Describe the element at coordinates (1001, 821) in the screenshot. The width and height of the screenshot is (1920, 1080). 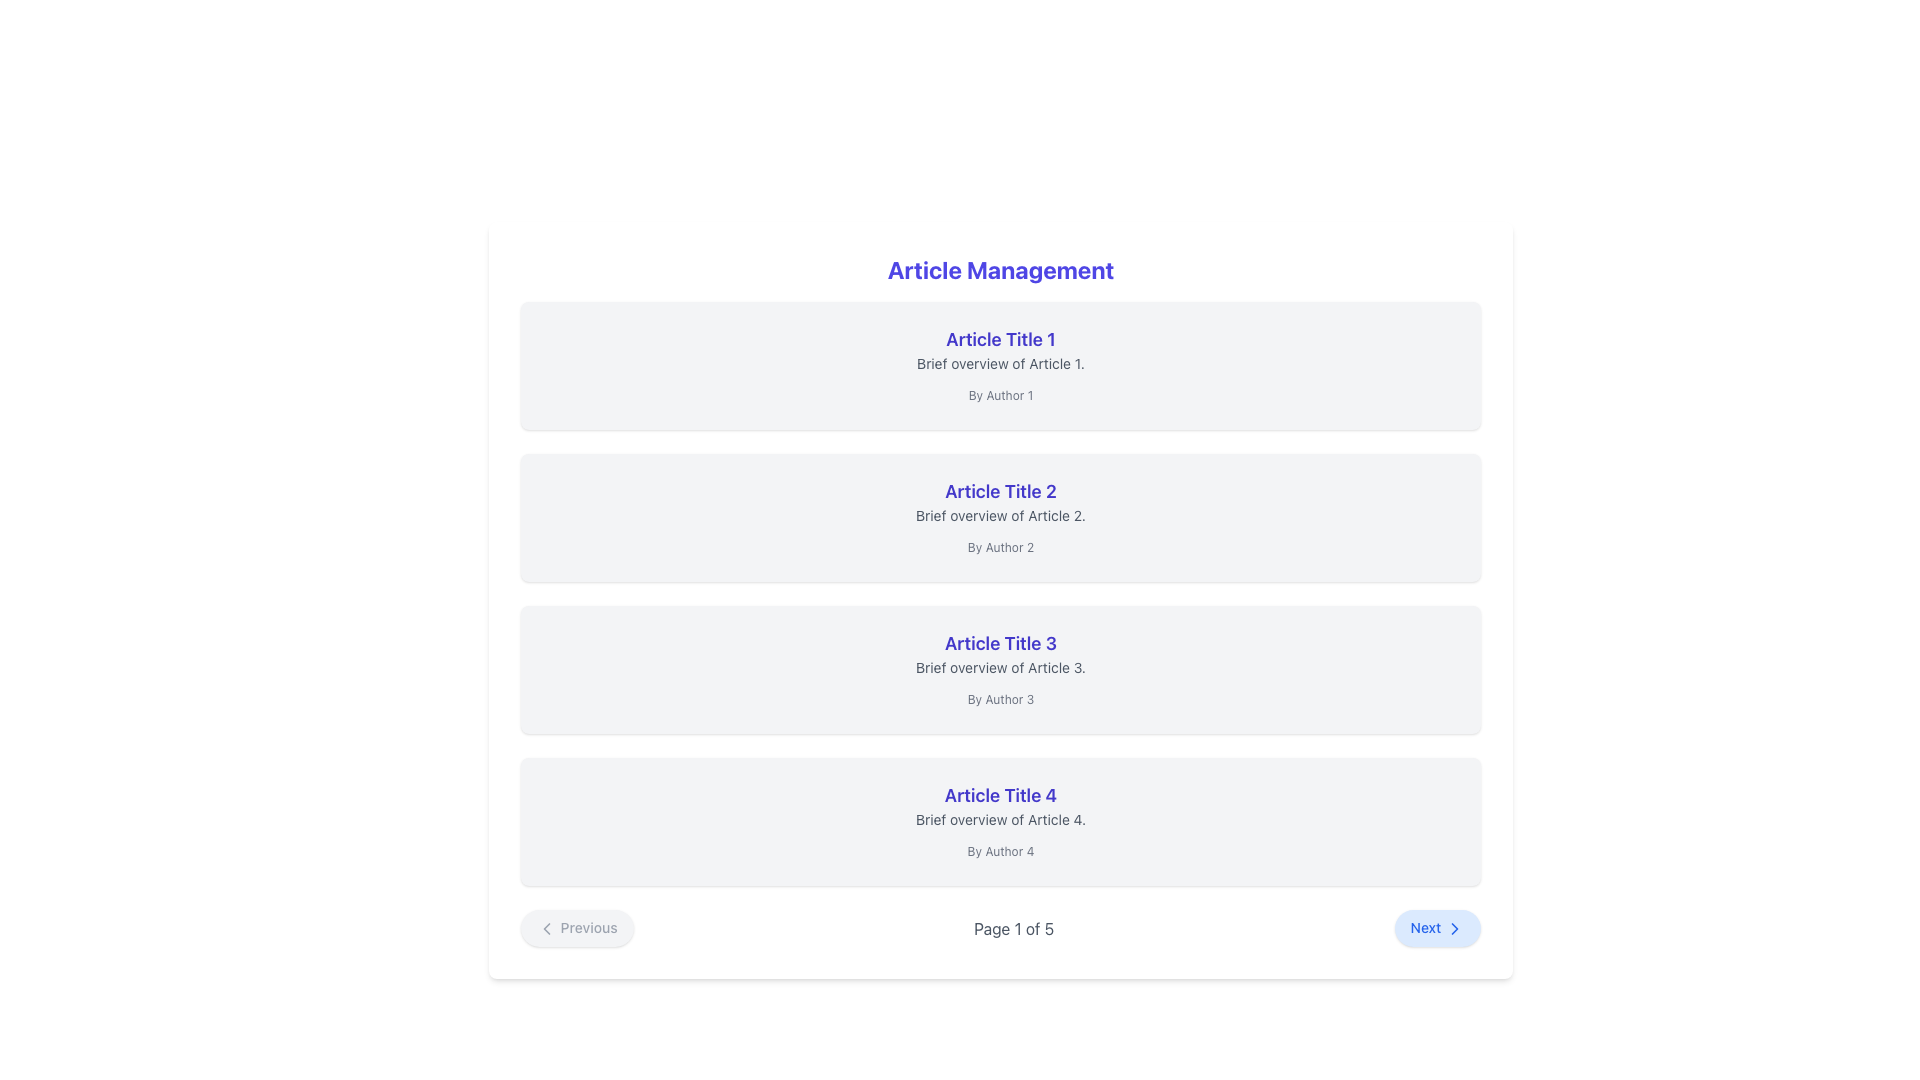
I see `the Informational card at the bottom of the grid` at that location.